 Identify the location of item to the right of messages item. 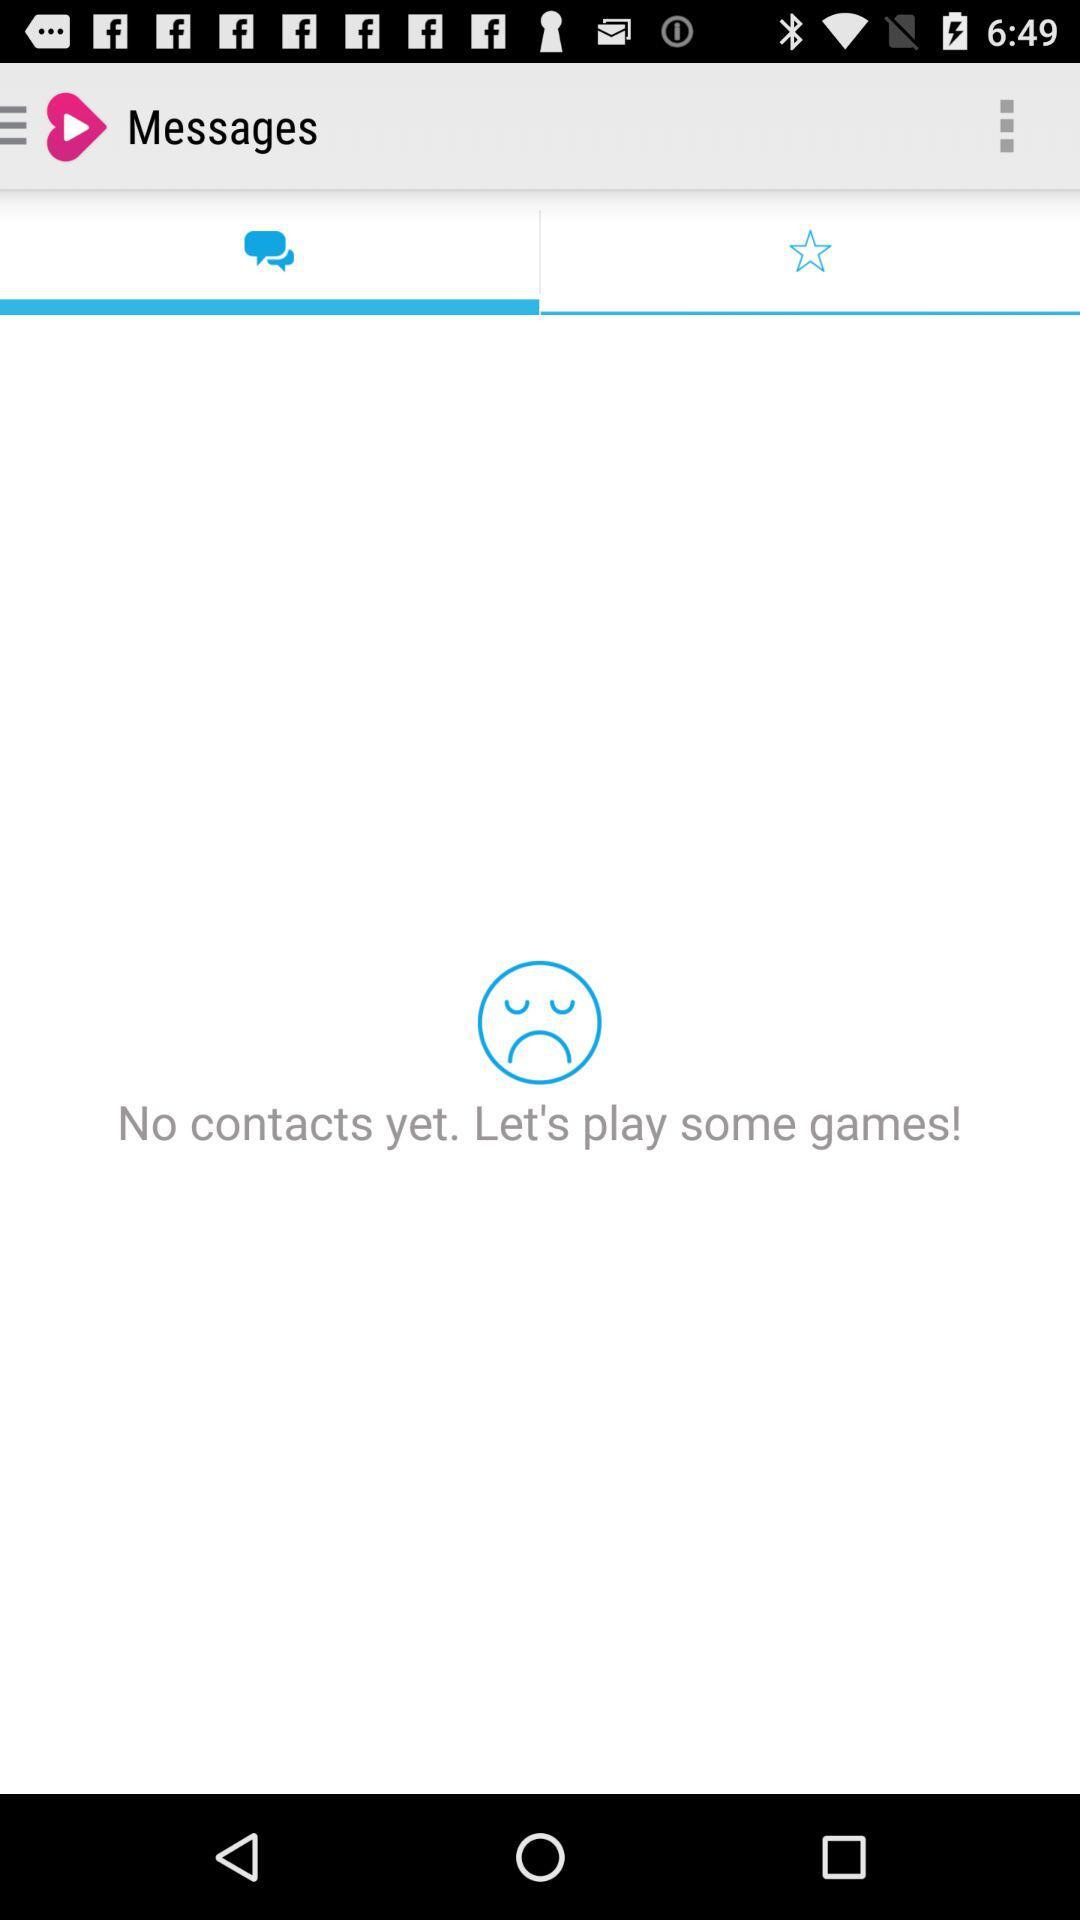
(1006, 124).